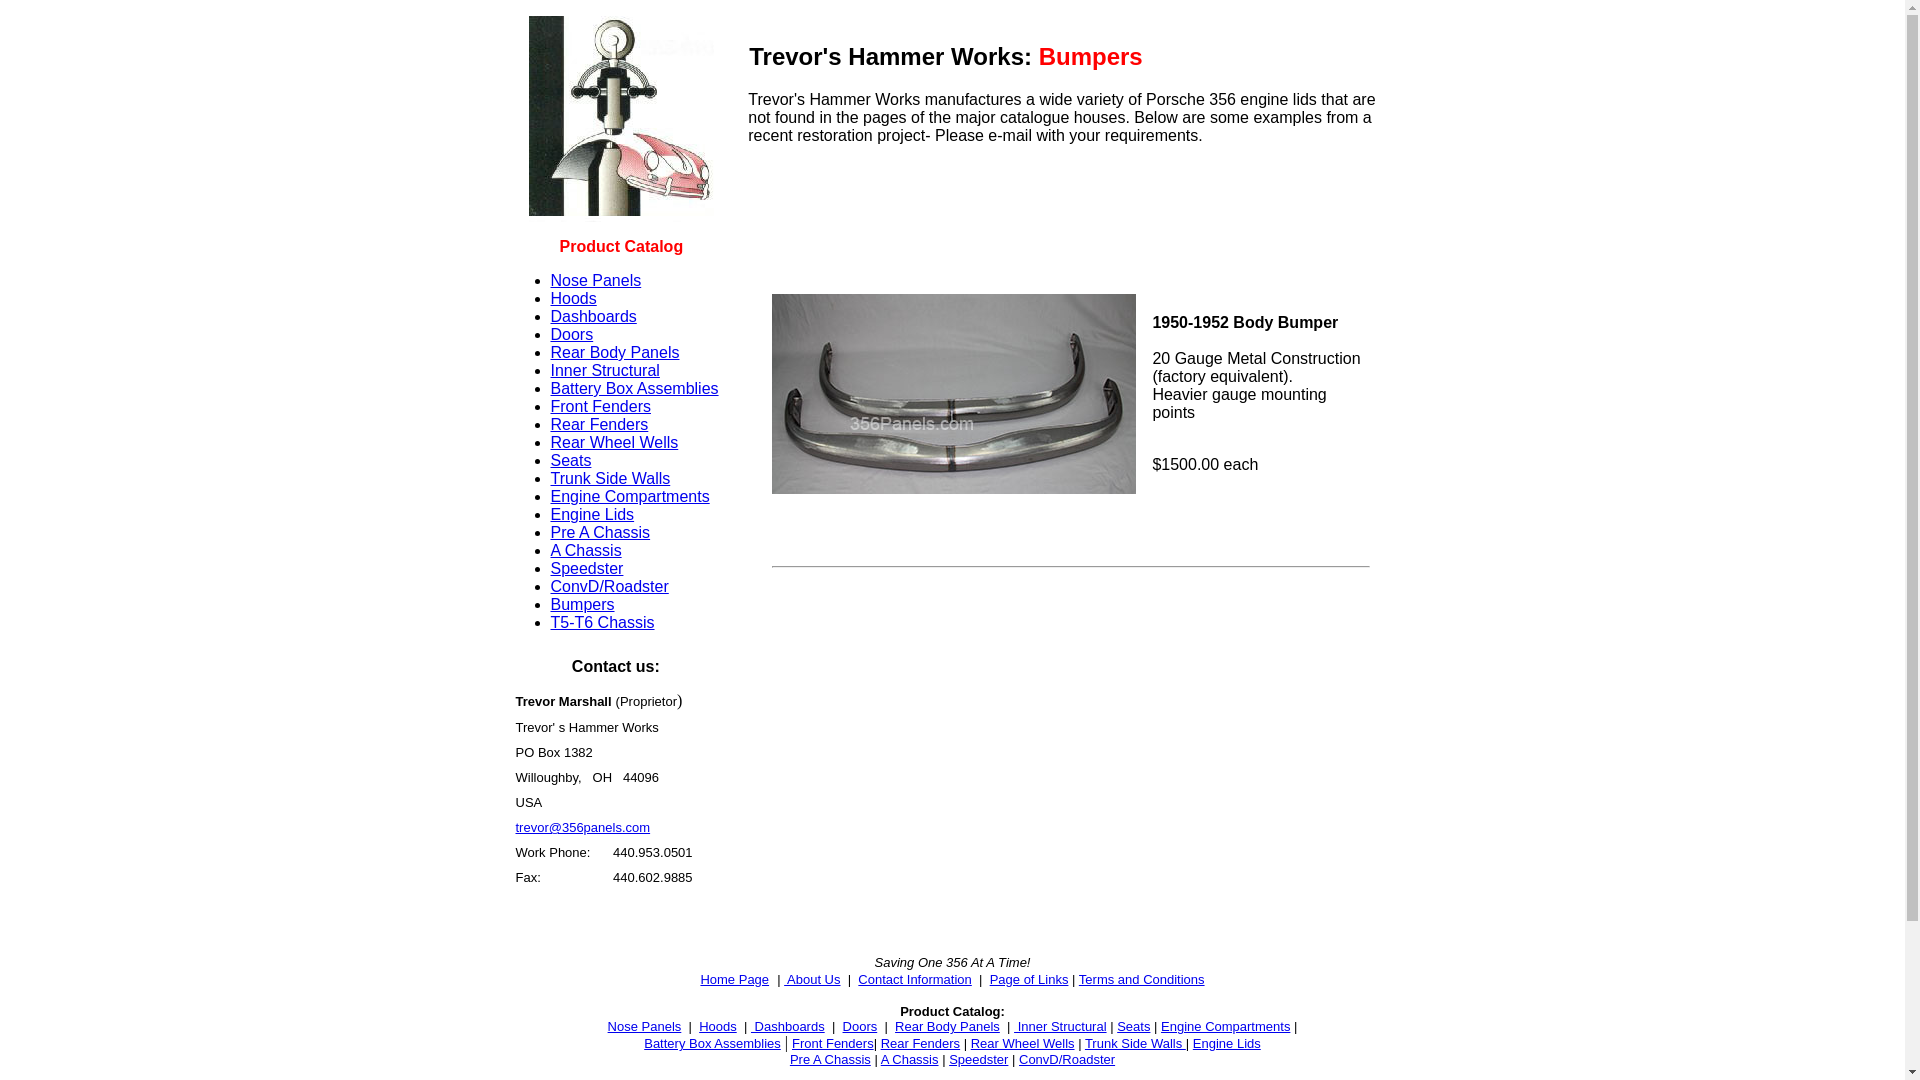 The height and width of the screenshot is (1080, 1920). I want to click on 'Terms and Conditions', so click(1142, 978).